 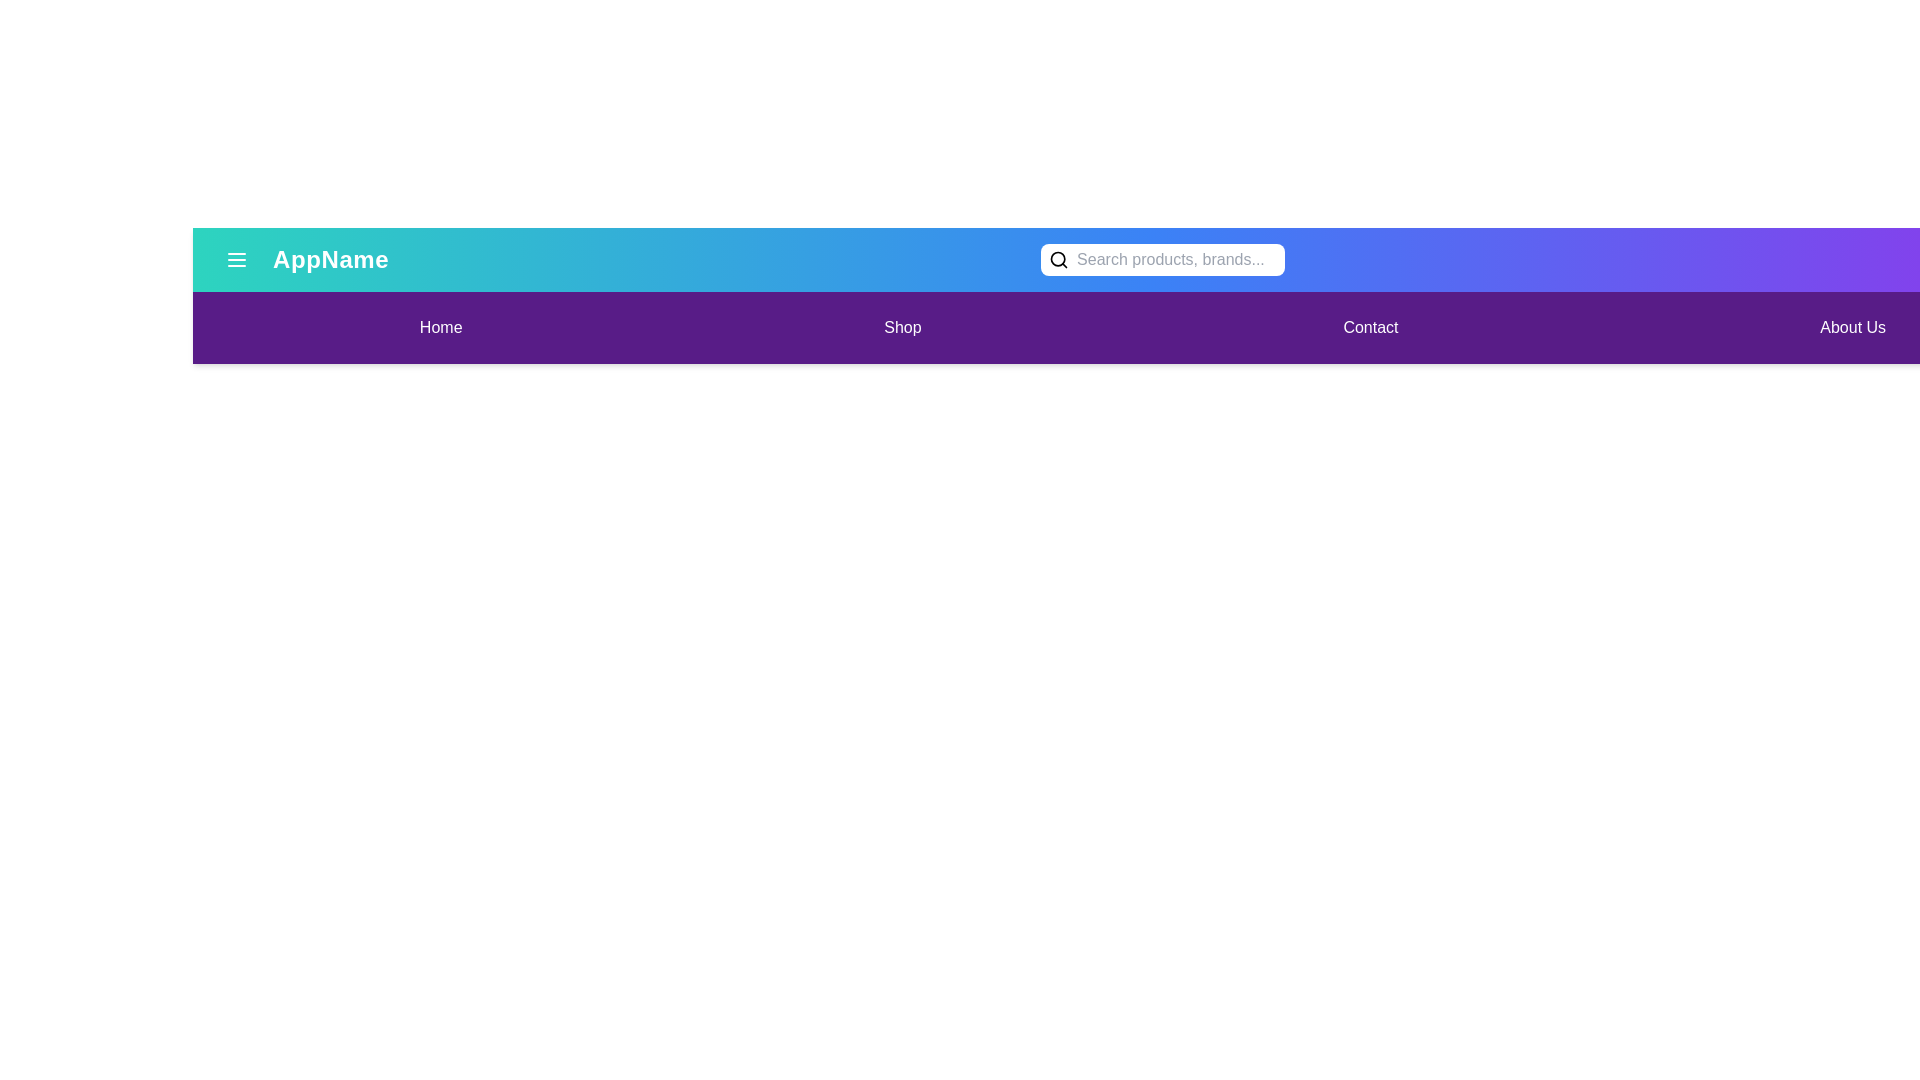 I want to click on the 'Contact' button-like navigation link in the horizontal navigation bar to change its background color, so click(x=1369, y=326).